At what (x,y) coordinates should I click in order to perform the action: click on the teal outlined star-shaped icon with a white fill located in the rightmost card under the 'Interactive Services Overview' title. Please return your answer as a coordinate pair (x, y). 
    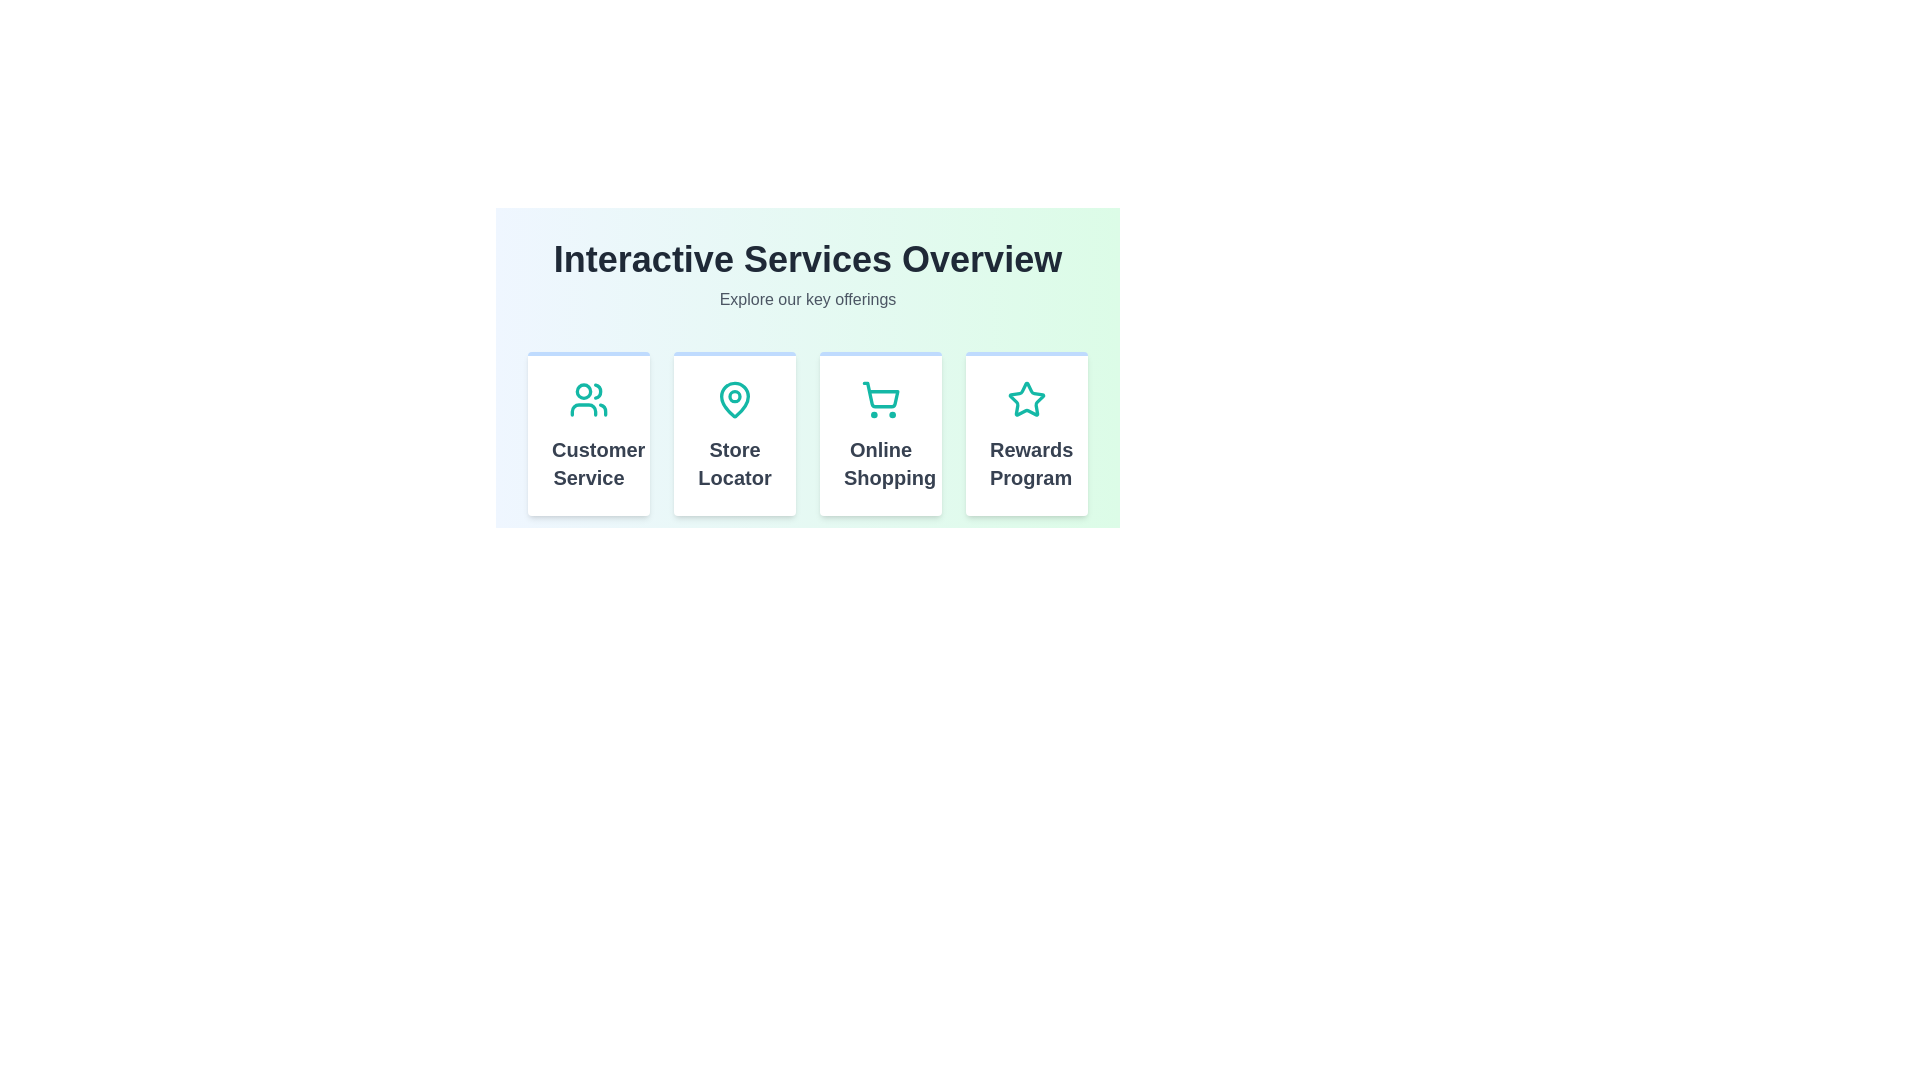
    Looking at the image, I should click on (1027, 399).